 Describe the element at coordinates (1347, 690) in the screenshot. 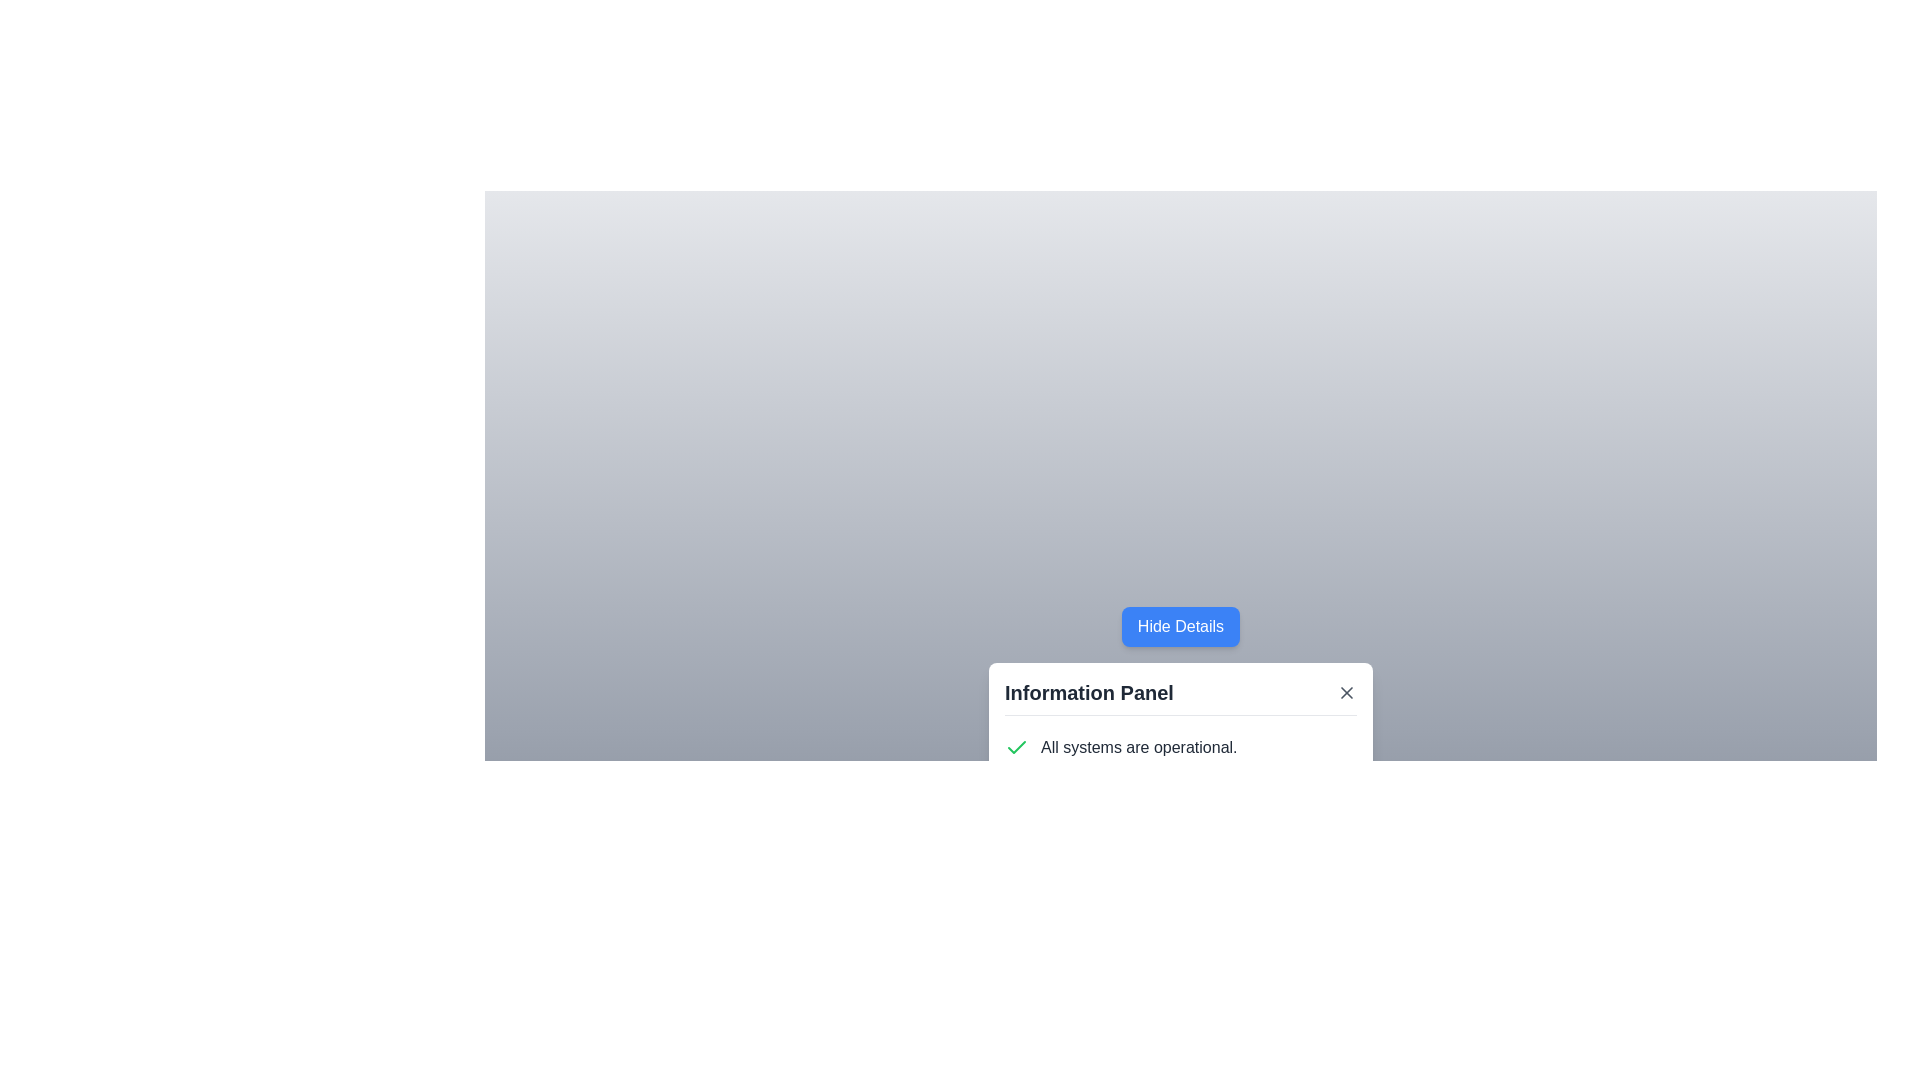

I see `the Close button located in the top-right corner of the 'Information Panel' to change its appearance` at that location.